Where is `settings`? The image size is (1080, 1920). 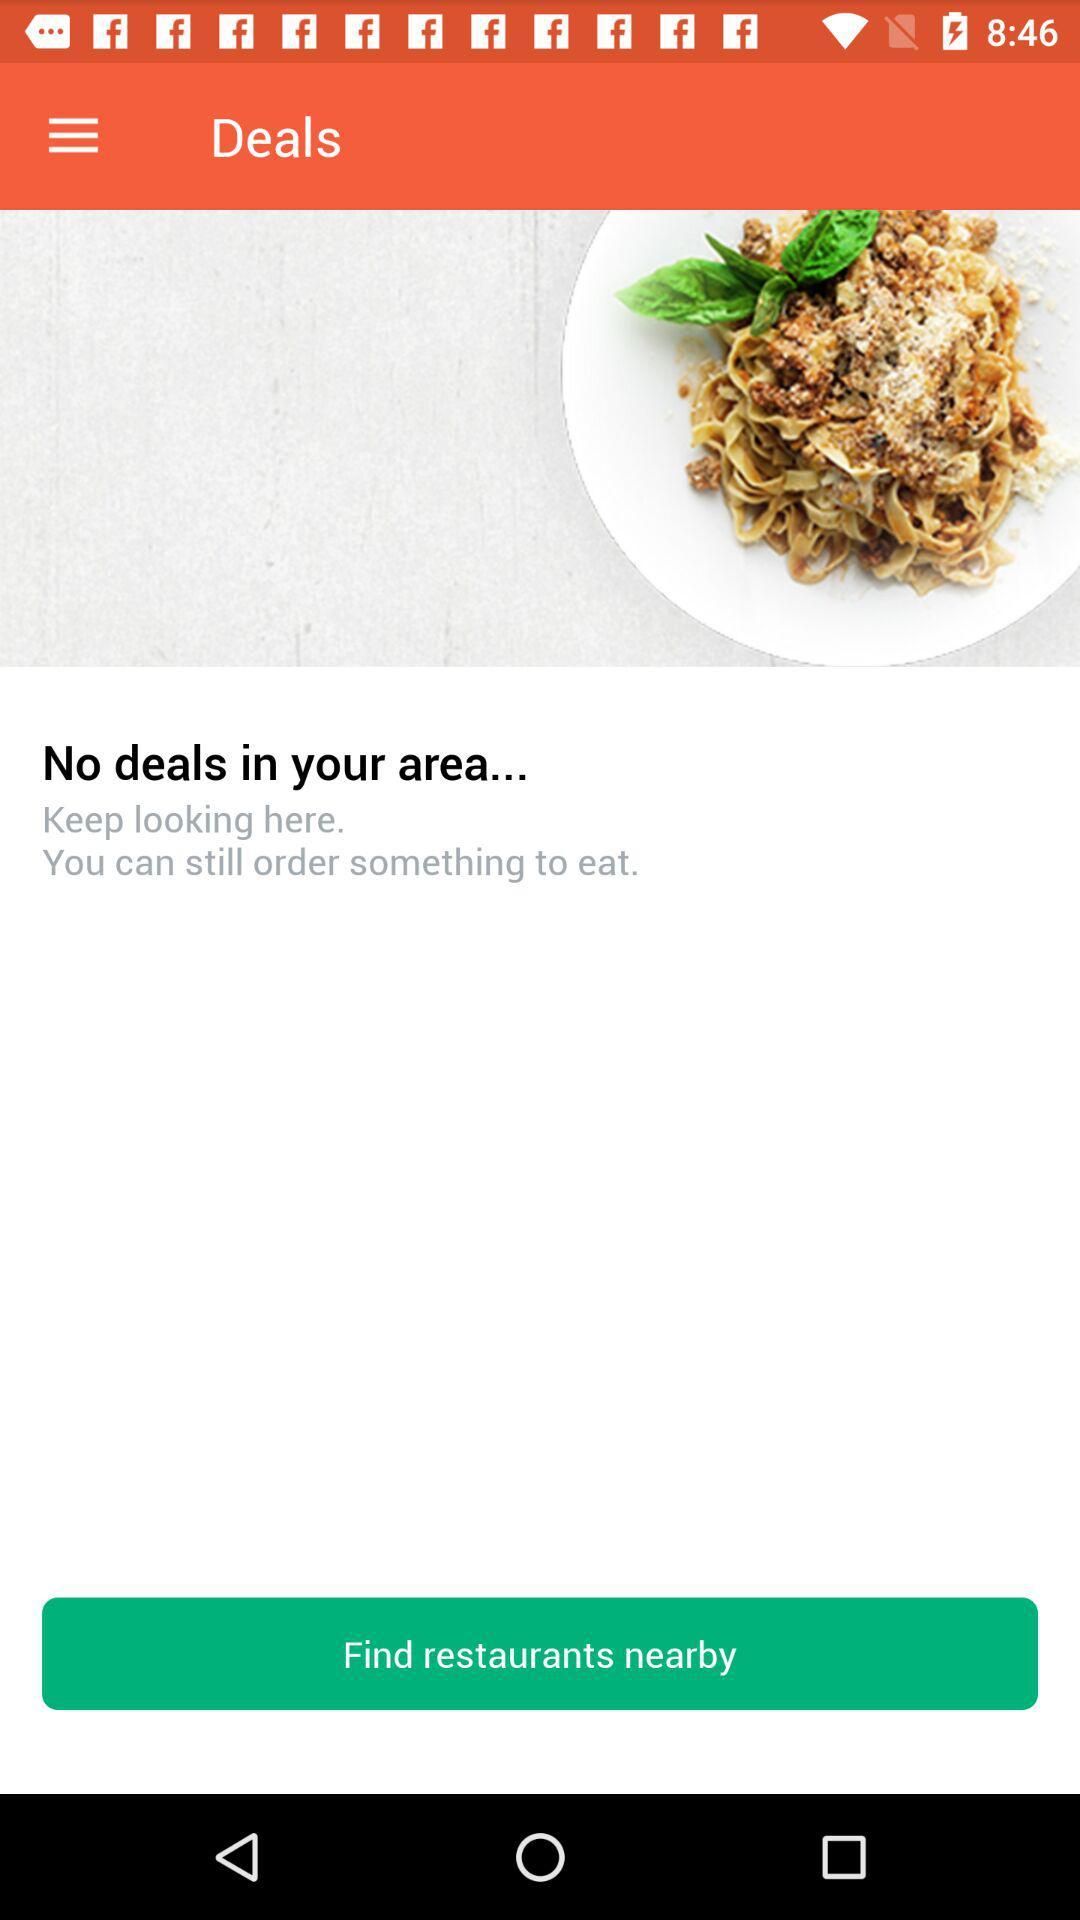
settings is located at coordinates (72, 135).